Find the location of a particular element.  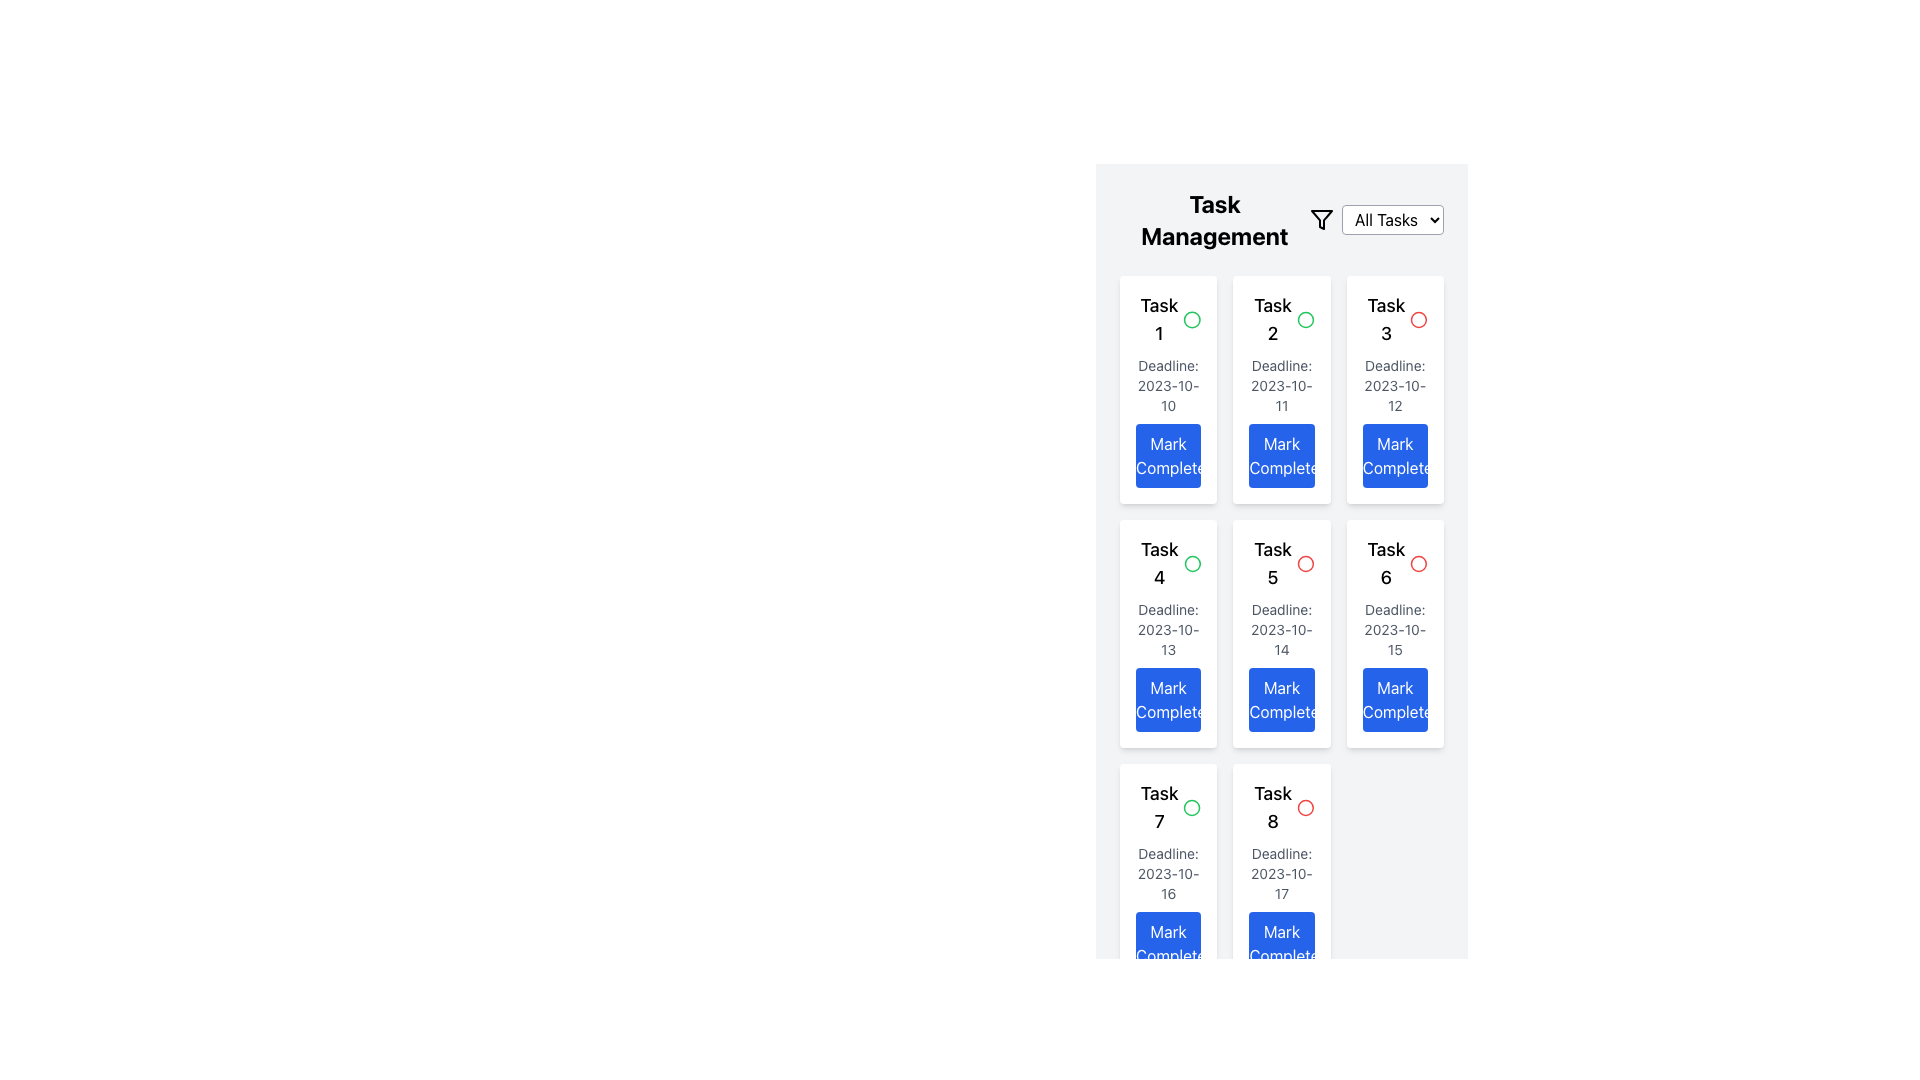

the 'All Tasks' dropdown button in the top-right corner of the Task Management interface is located at coordinates (1391, 219).